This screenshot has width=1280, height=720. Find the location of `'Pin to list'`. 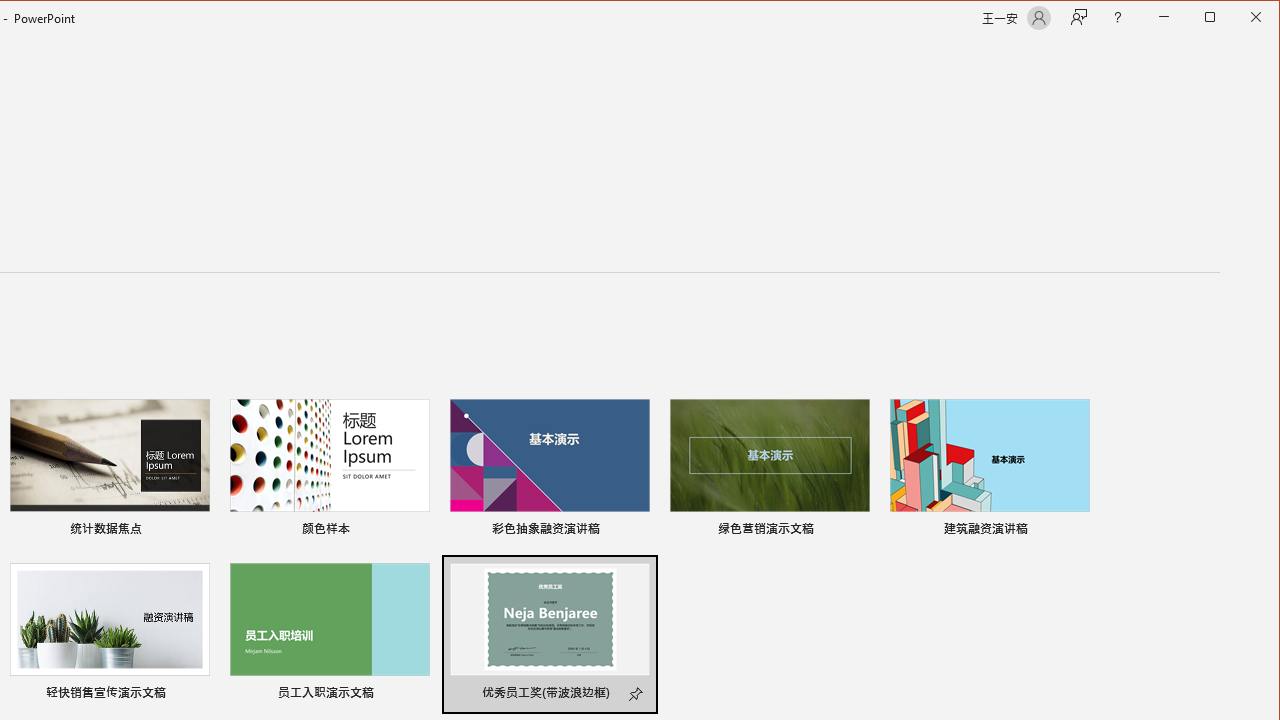

'Pin to list' is located at coordinates (636, 694).